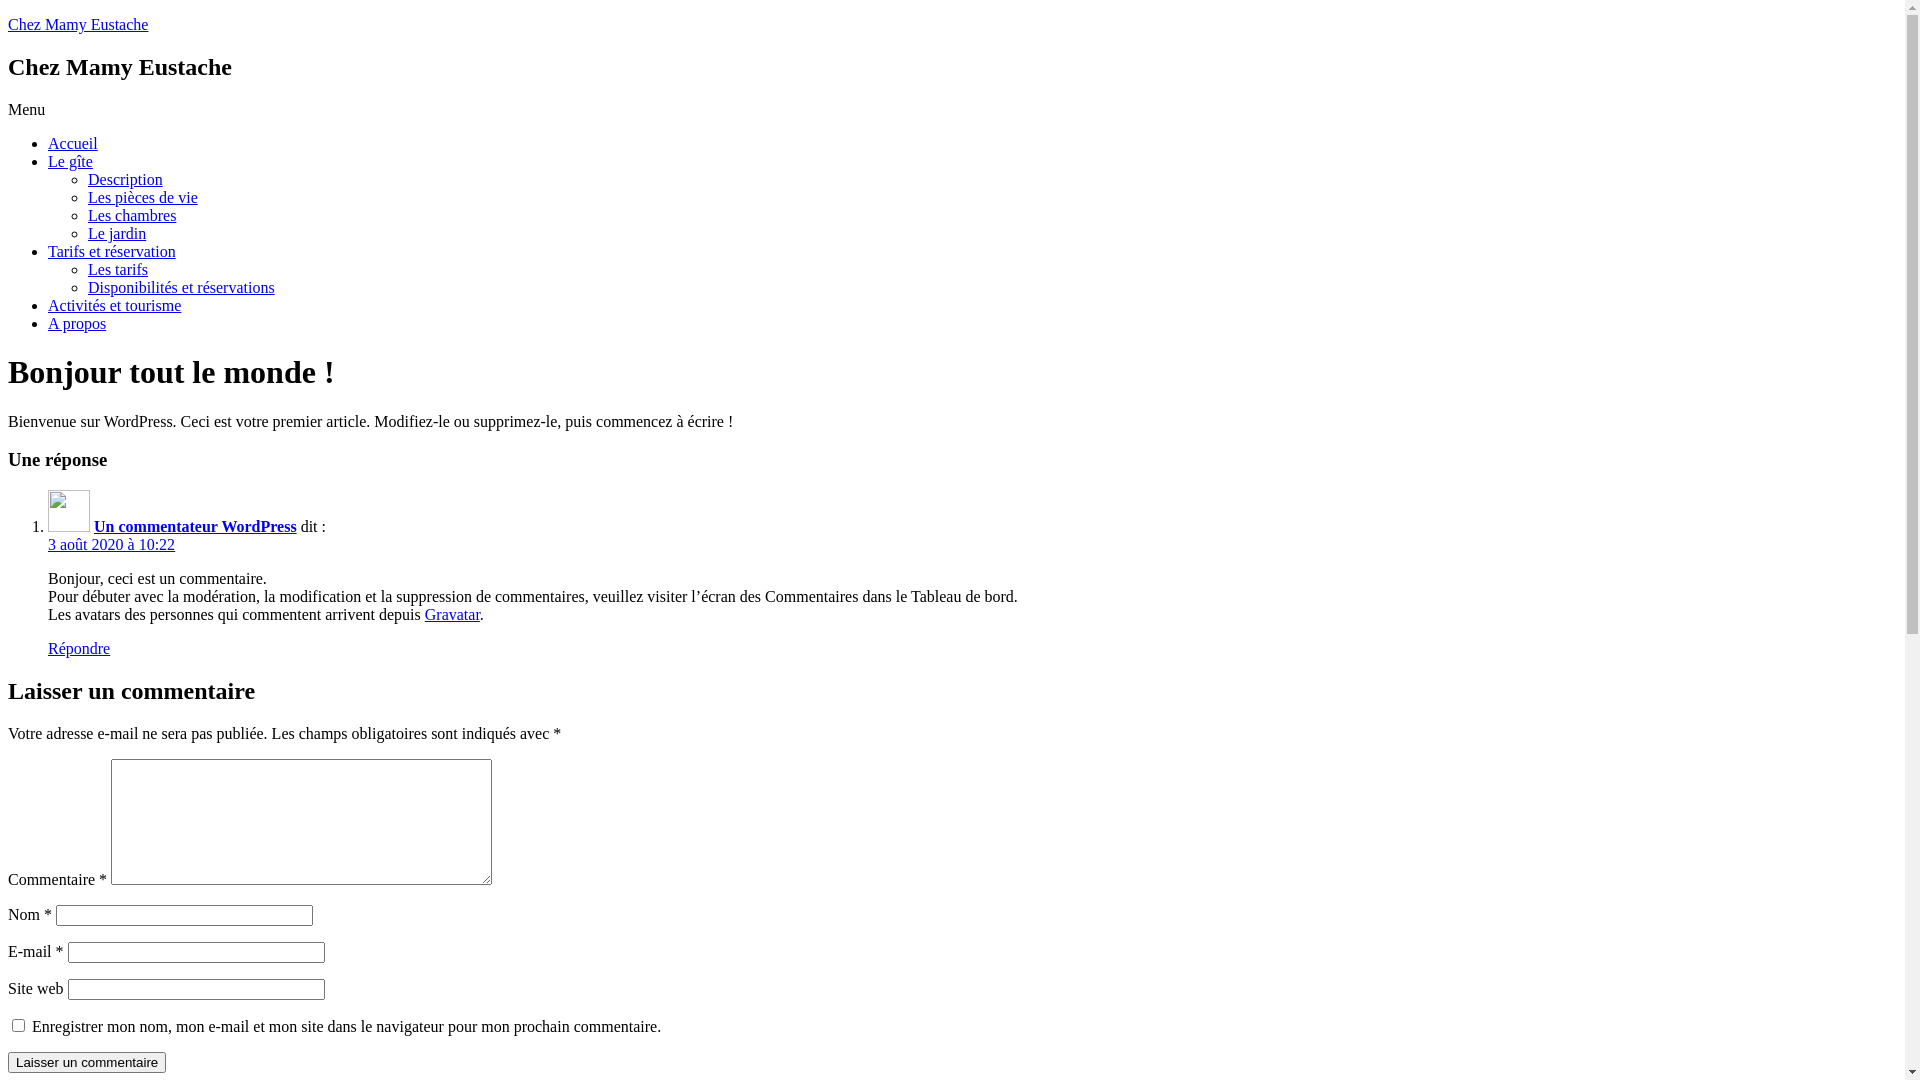 The height and width of the screenshot is (1080, 1920). What do you see at coordinates (72, 142) in the screenshot?
I see `'Accueil'` at bounding box center [72, 142].